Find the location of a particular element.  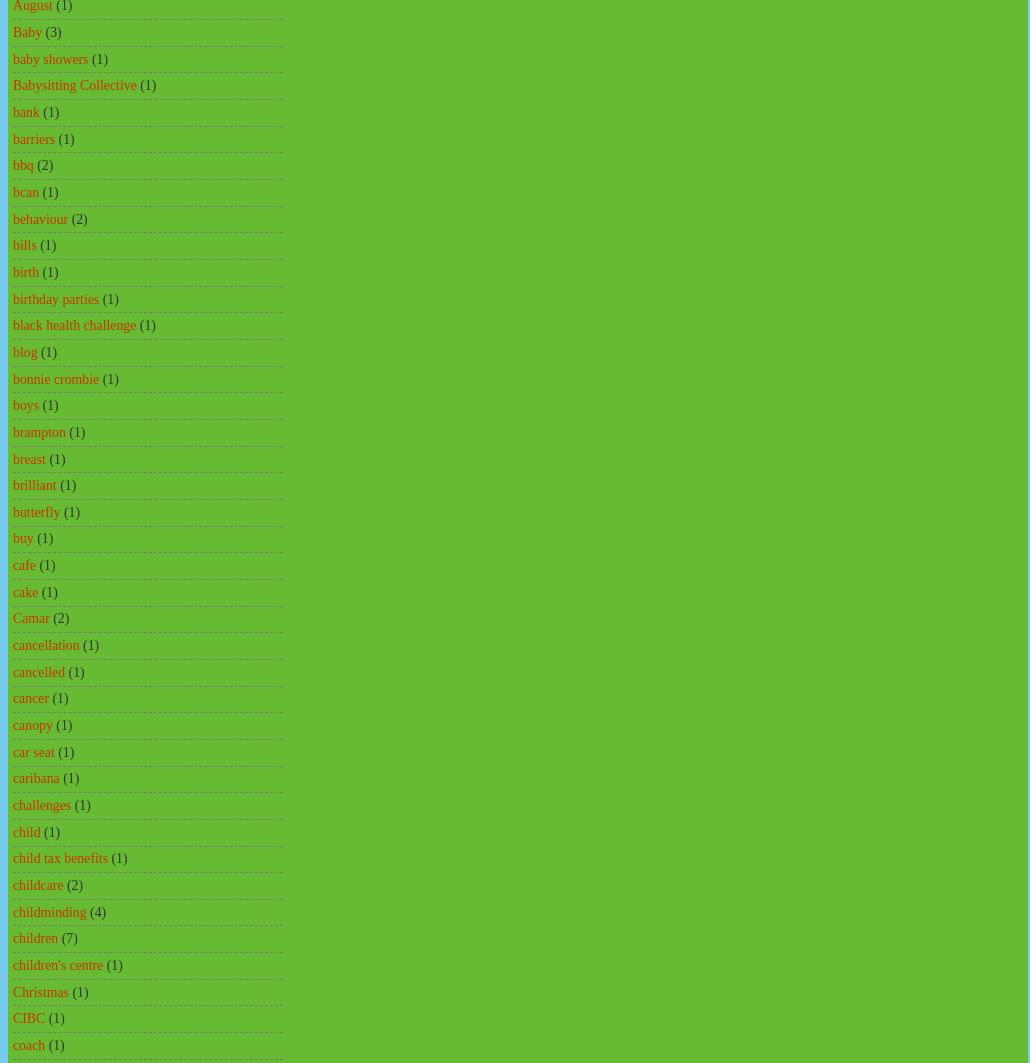

'car seat' is located at coordinates (33, 750).